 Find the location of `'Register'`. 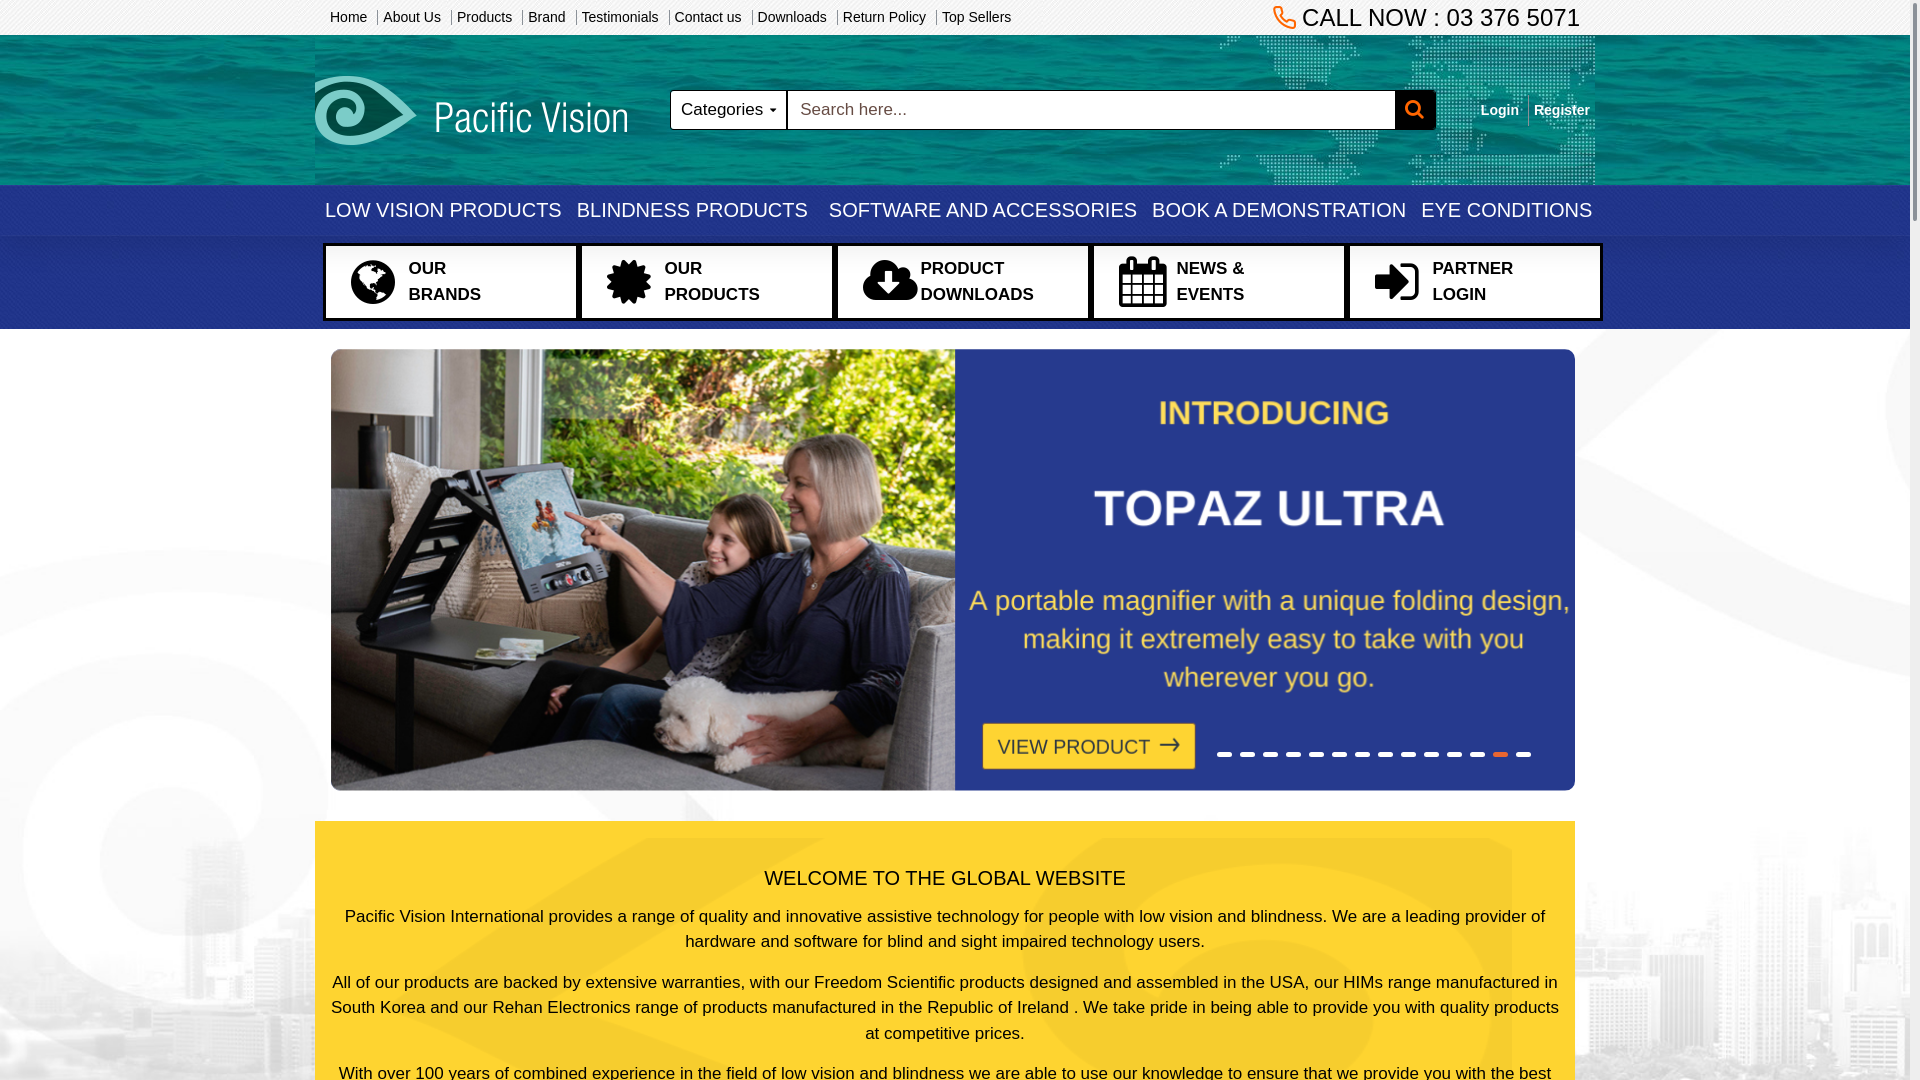

'Register' is located at coordinates (1560, 109).